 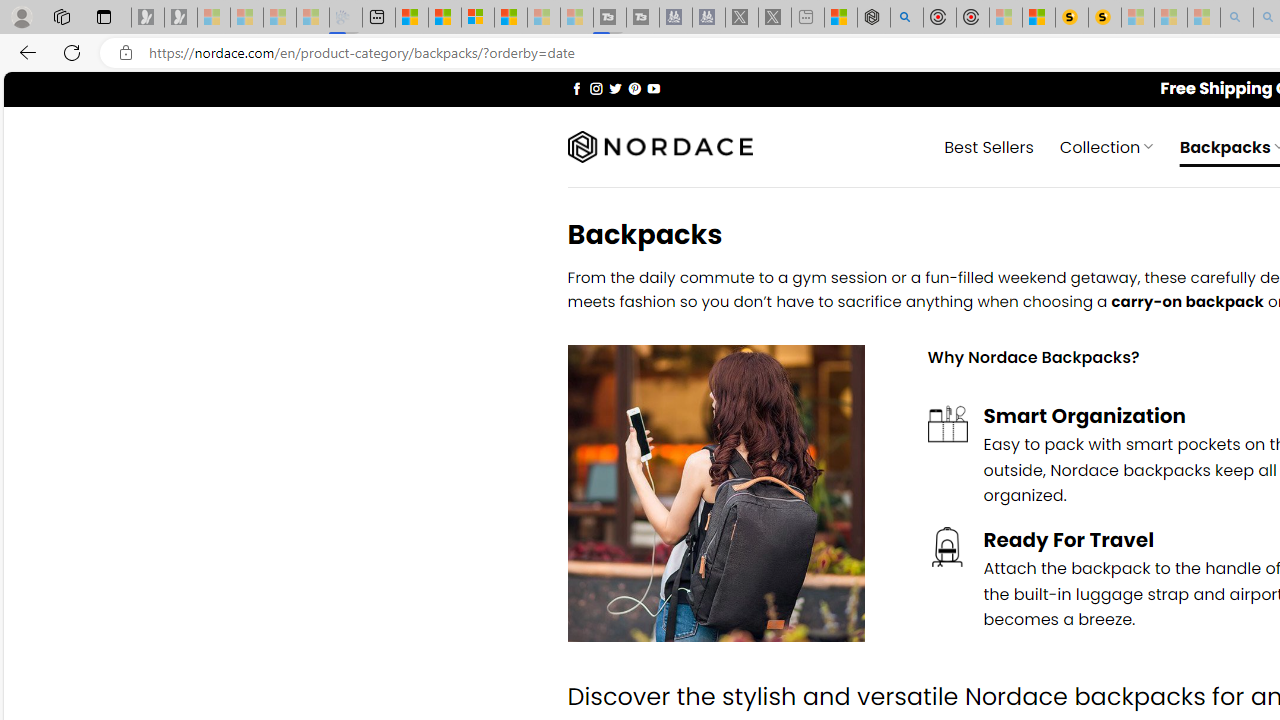 What do you see at coordinates (653, 87) in the screenshot?
I see `'Follow on YouTube'` at bounding box center [653, 87].